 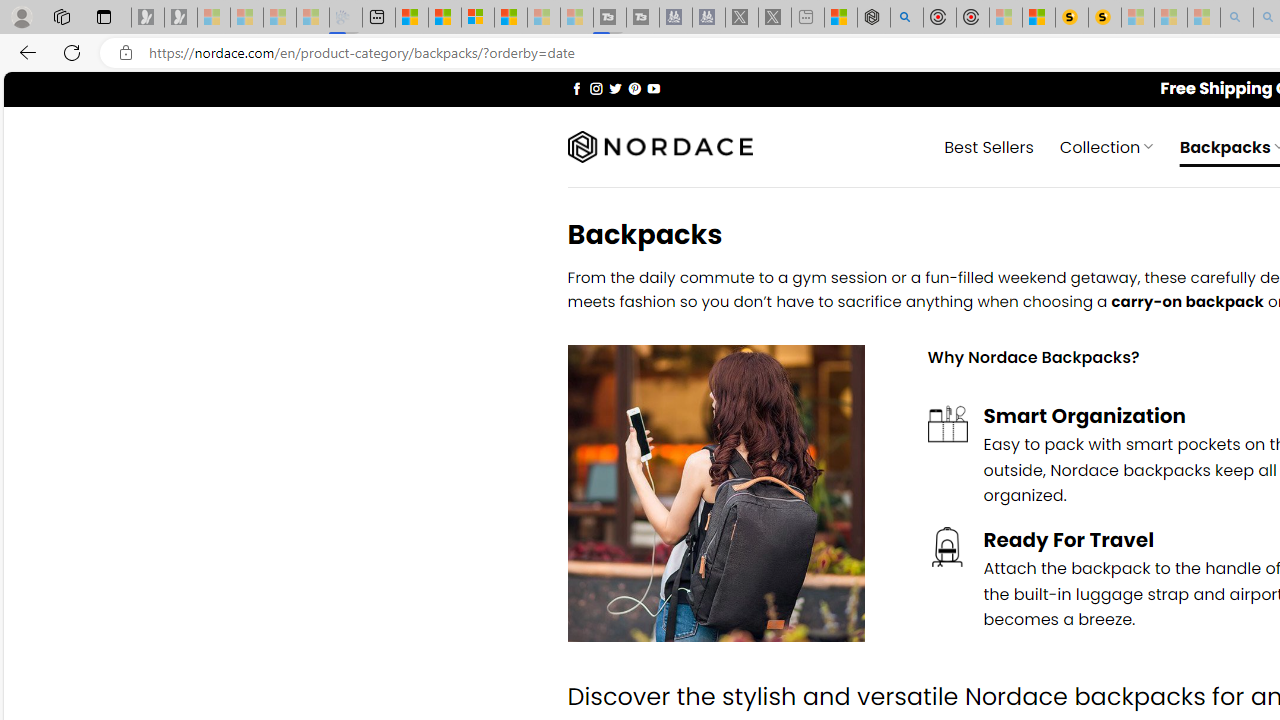 What do you see at coordinates (653, 87) in the screenshot?
I see `'Follow on YouTube'` at bounding box center [653, 87].